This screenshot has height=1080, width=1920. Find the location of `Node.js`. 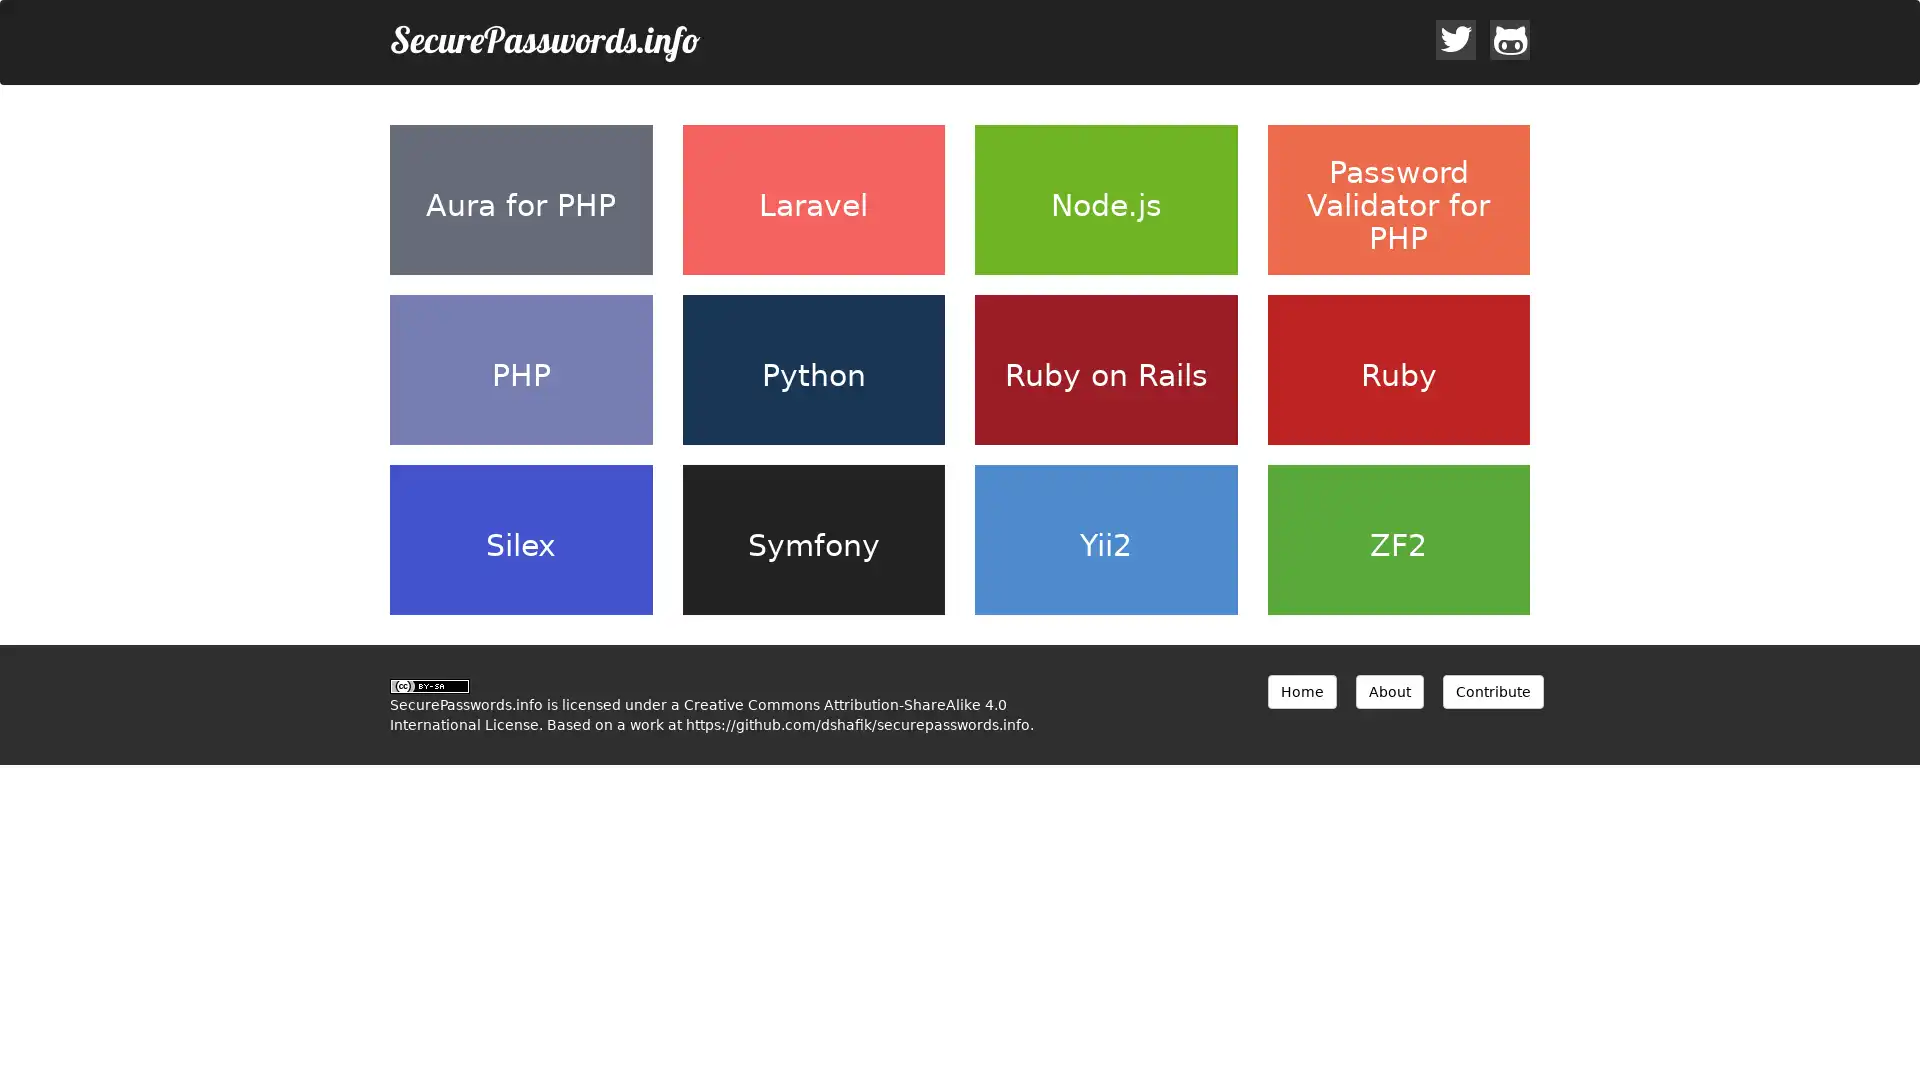

Node.js is located at coordinates (1104, 200).